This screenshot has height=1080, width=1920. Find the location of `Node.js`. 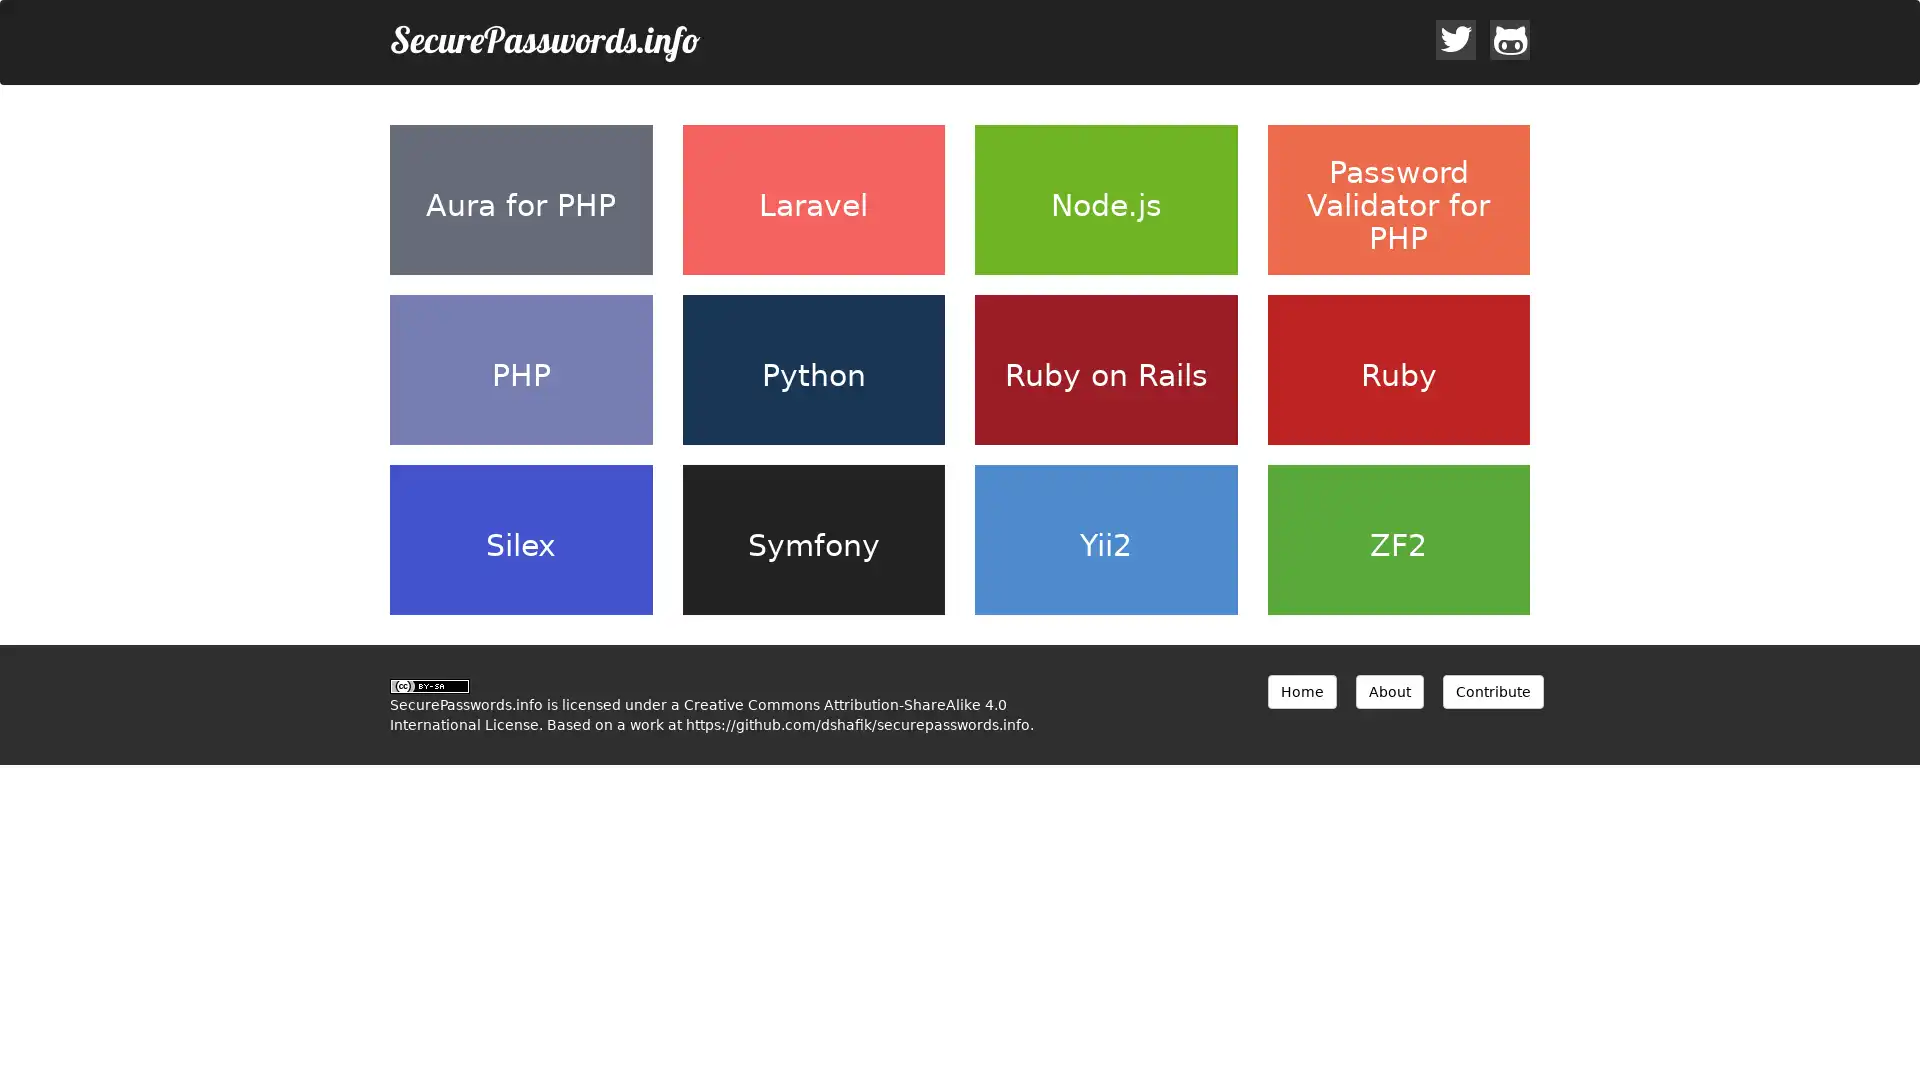

Node.js is located at coordinates (1104, 200).